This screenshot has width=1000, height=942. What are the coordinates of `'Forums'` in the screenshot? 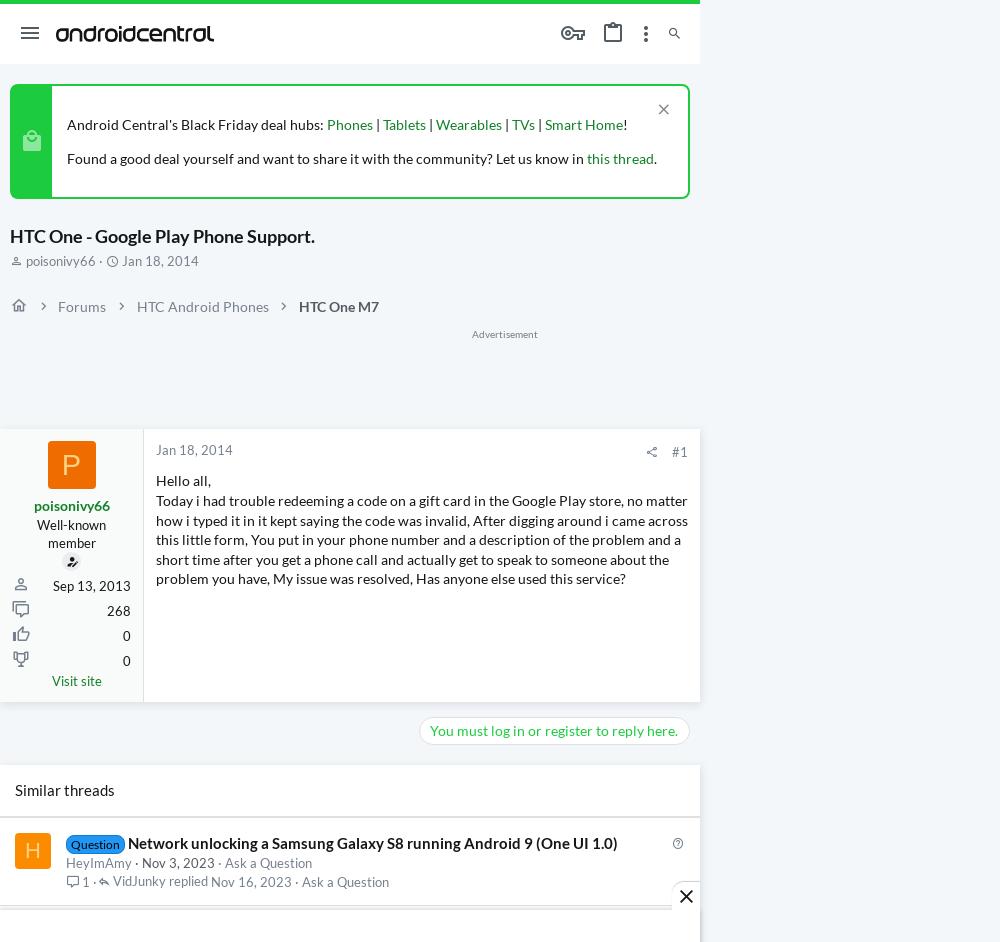 It's located at (81, 305).